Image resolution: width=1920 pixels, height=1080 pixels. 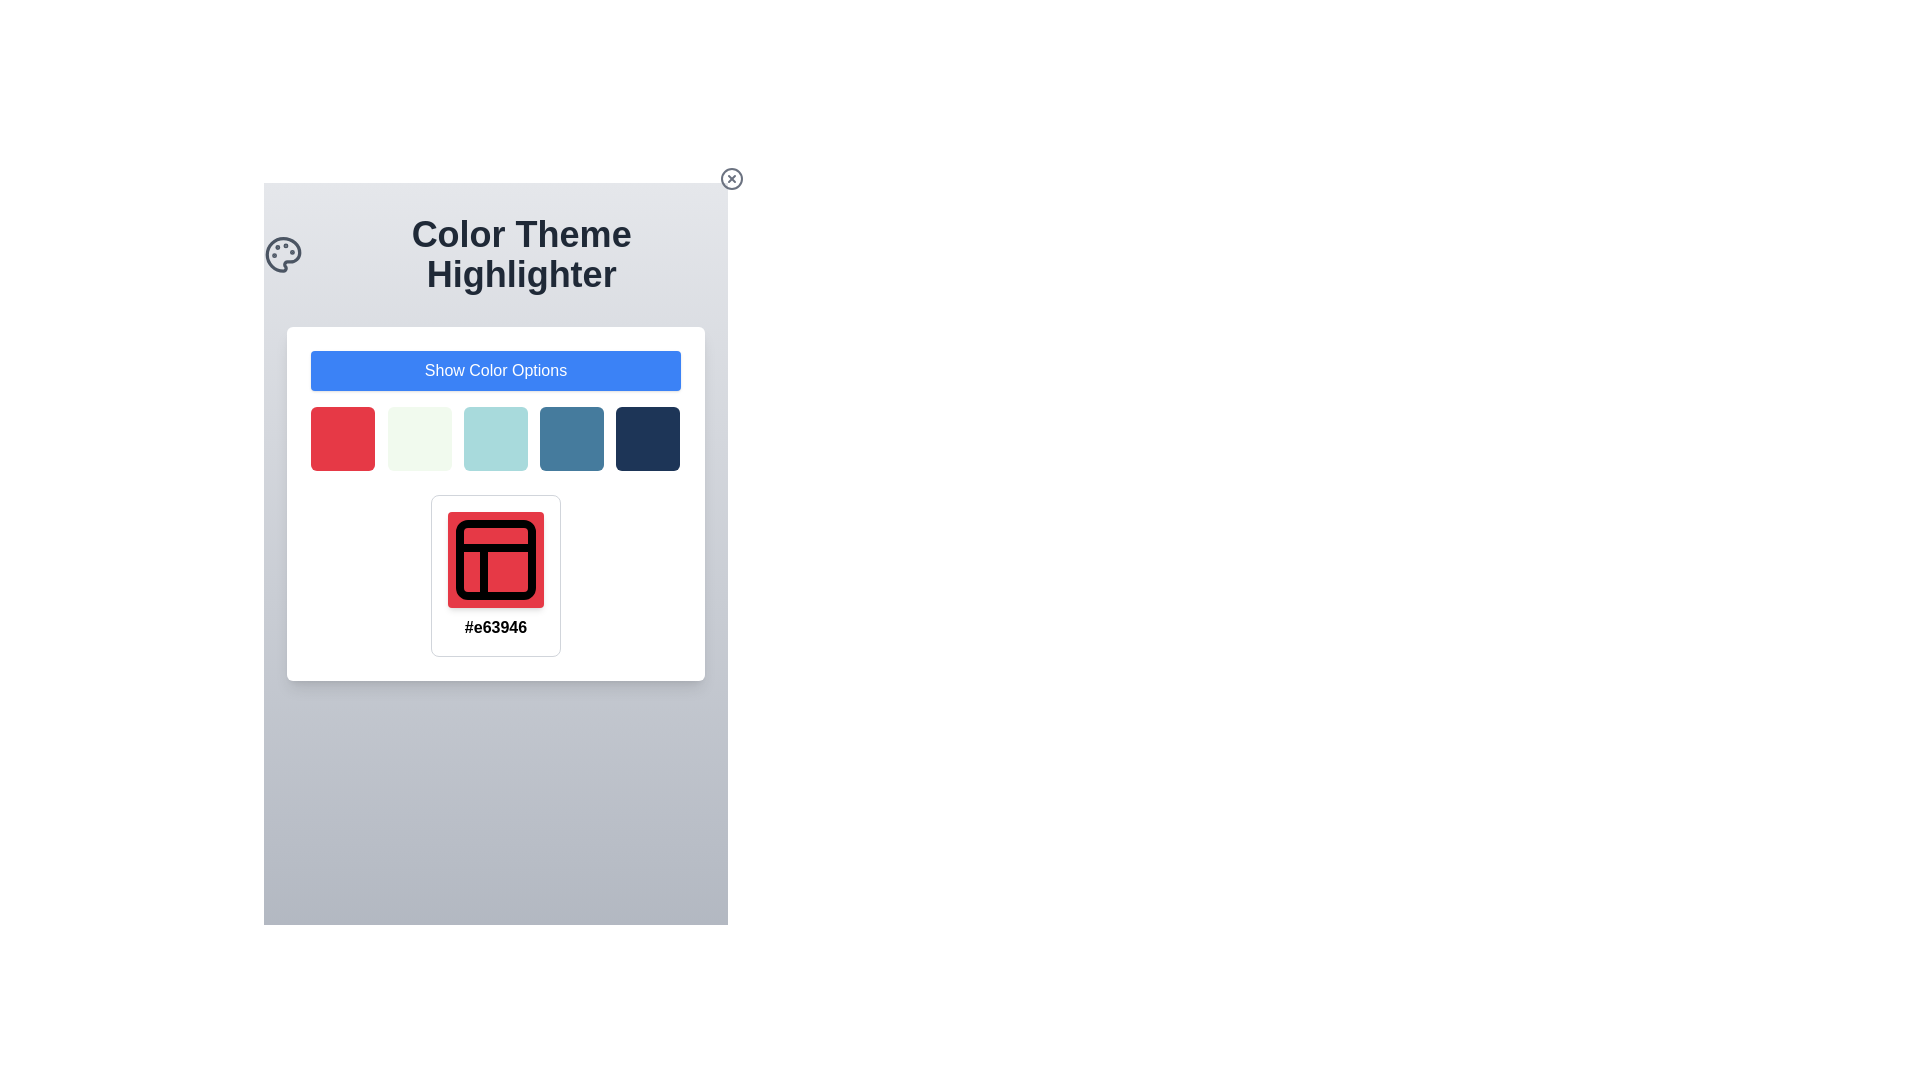 What do you see at coordinates (730, 177) in the screenshot?
I see `the outer circular component of the icon located in the top-right corner, adjacent to the title 'Color Theme Highlighter'` at bounding box center [730, 177].